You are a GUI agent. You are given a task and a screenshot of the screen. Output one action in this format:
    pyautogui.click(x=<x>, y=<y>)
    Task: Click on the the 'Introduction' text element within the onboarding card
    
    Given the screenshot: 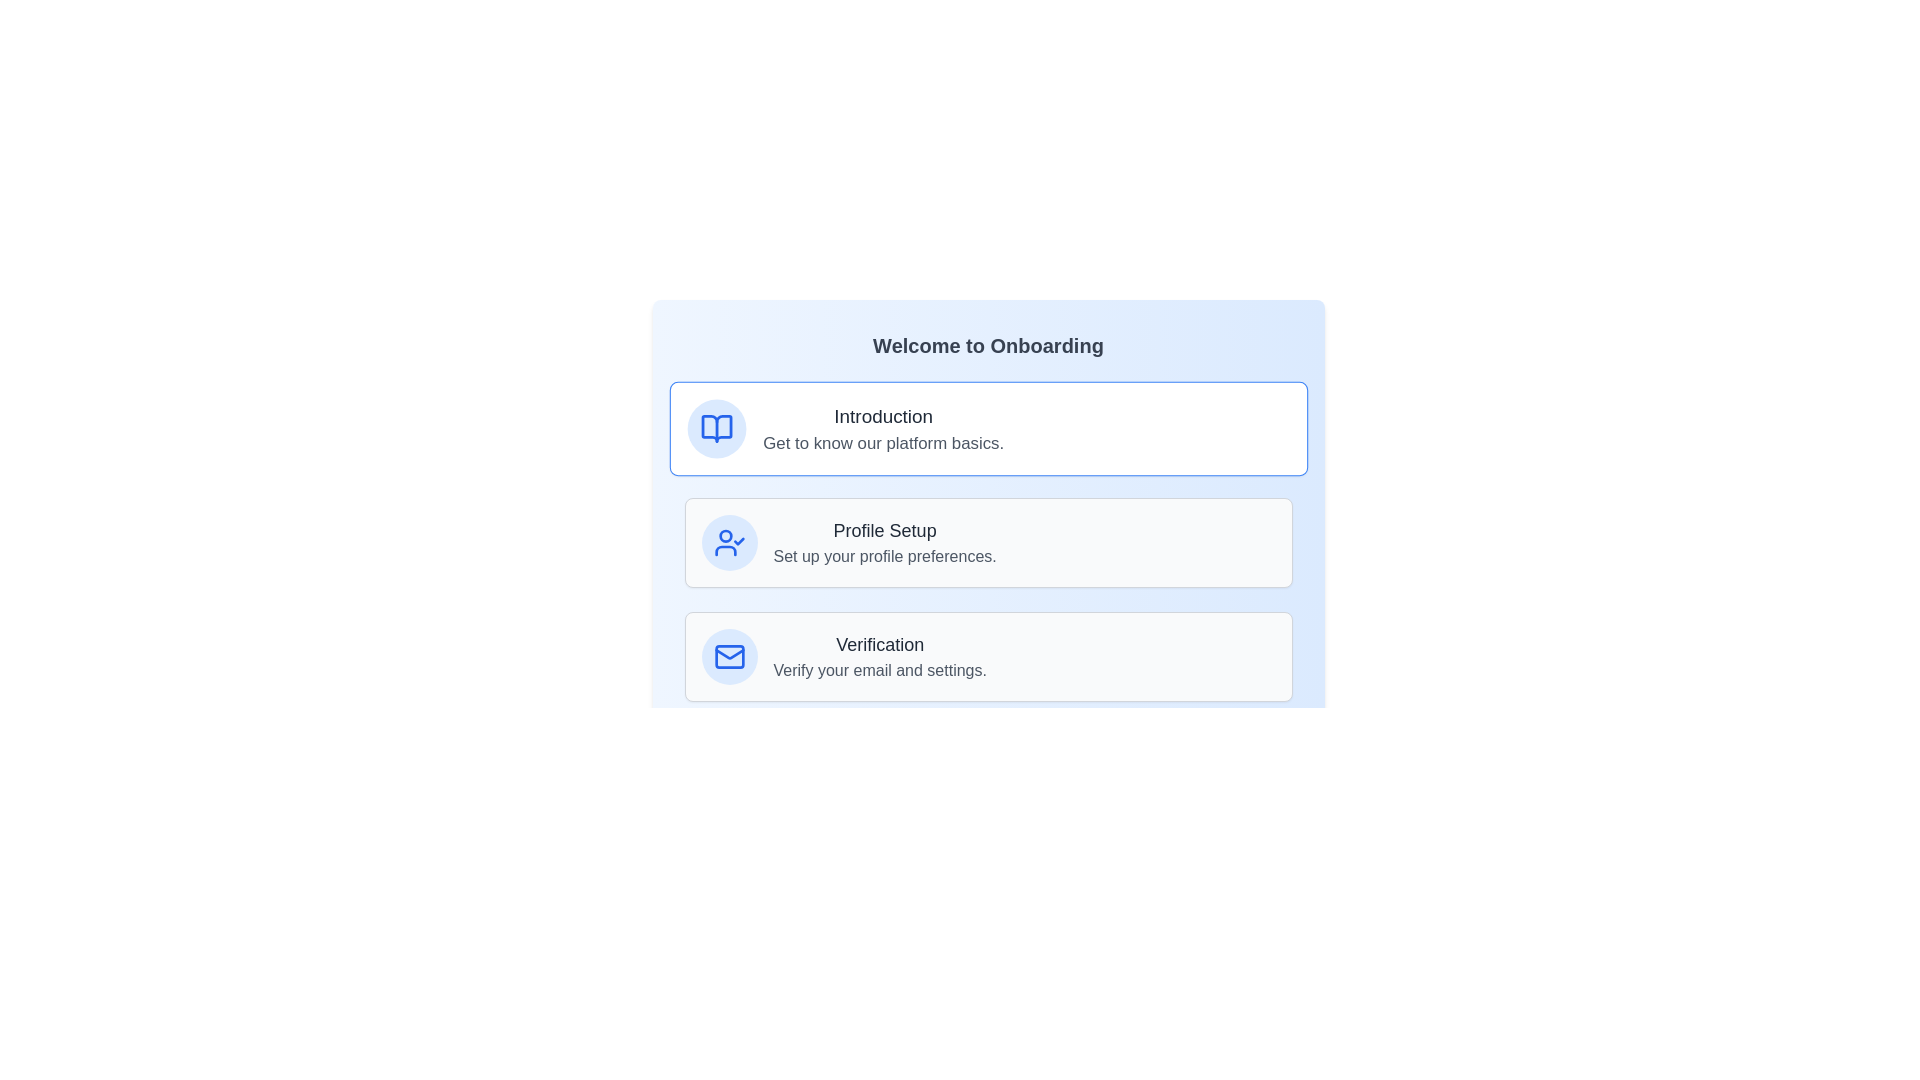 What is the action you would take?
    pyautogui.click(x=882, y=427)
    